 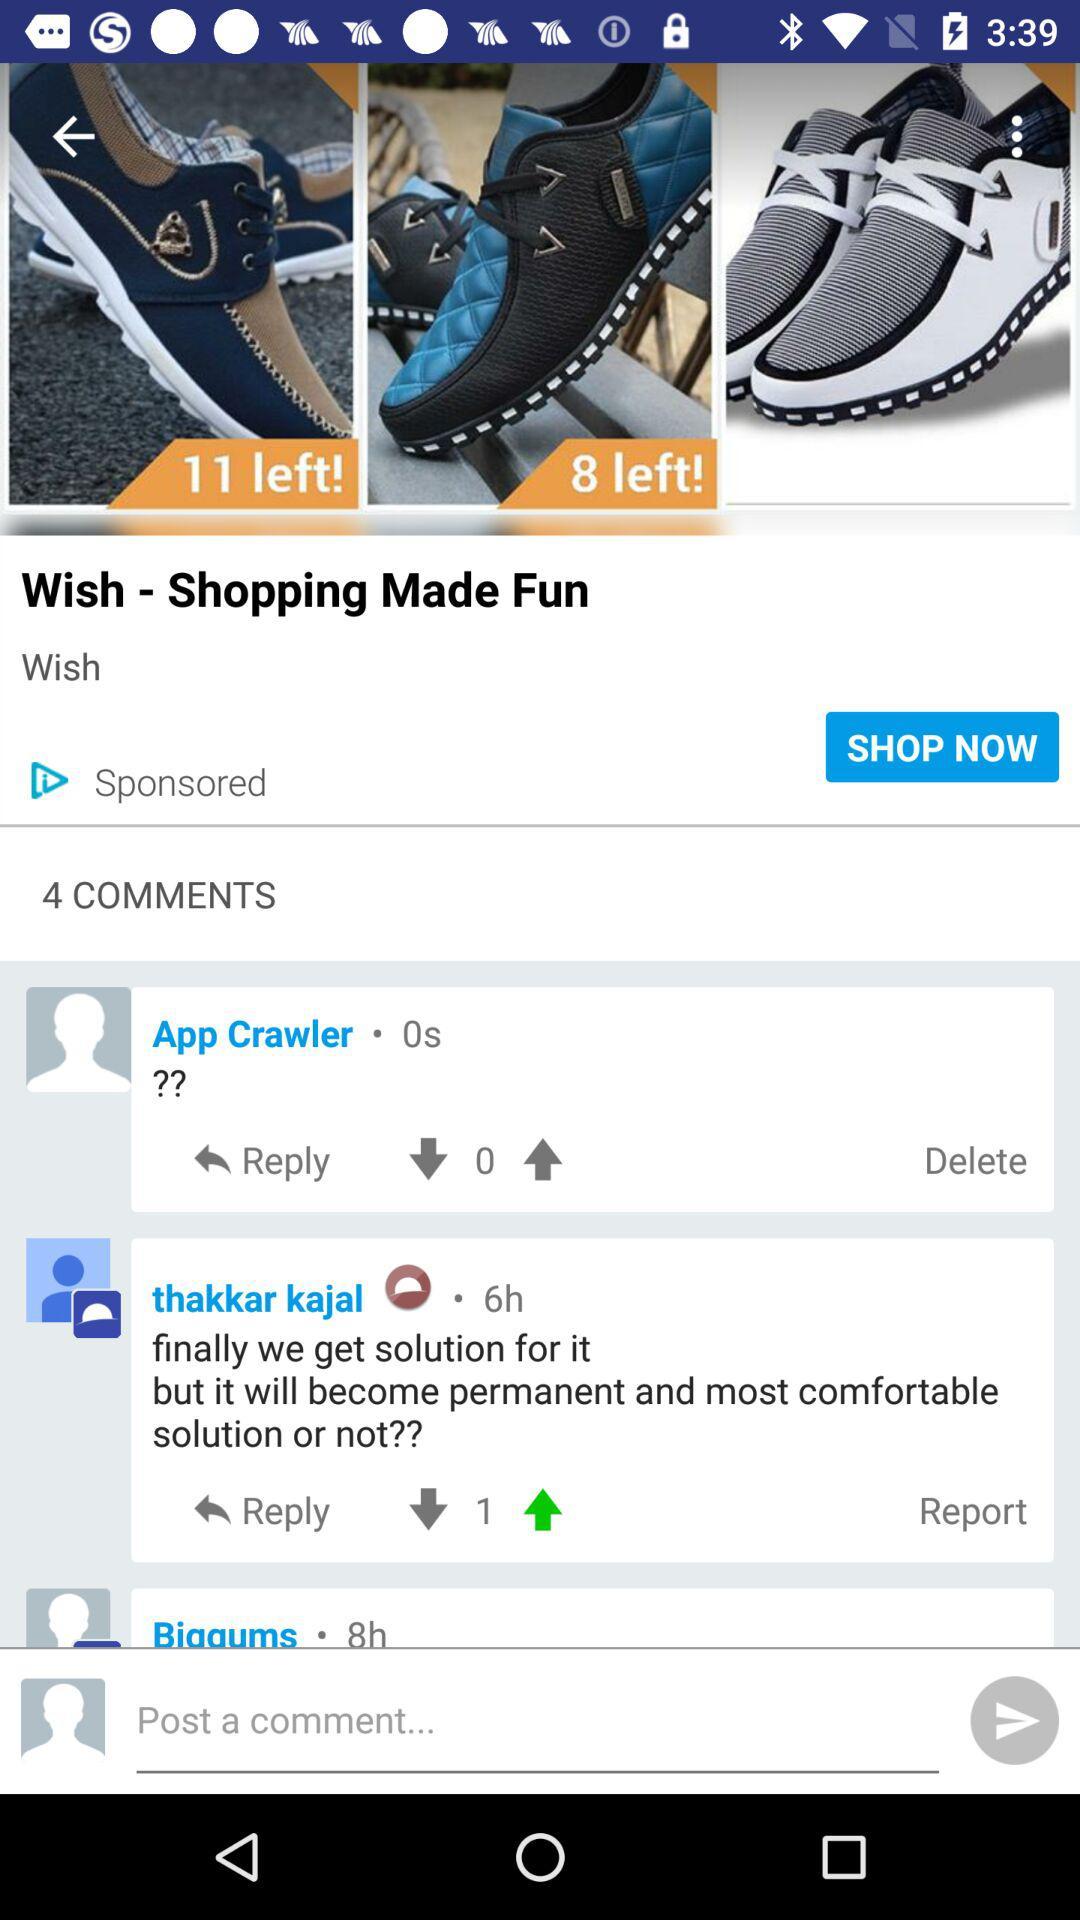 I want to click on icon above the wish shopping made icon, so click(x=540, y=524).